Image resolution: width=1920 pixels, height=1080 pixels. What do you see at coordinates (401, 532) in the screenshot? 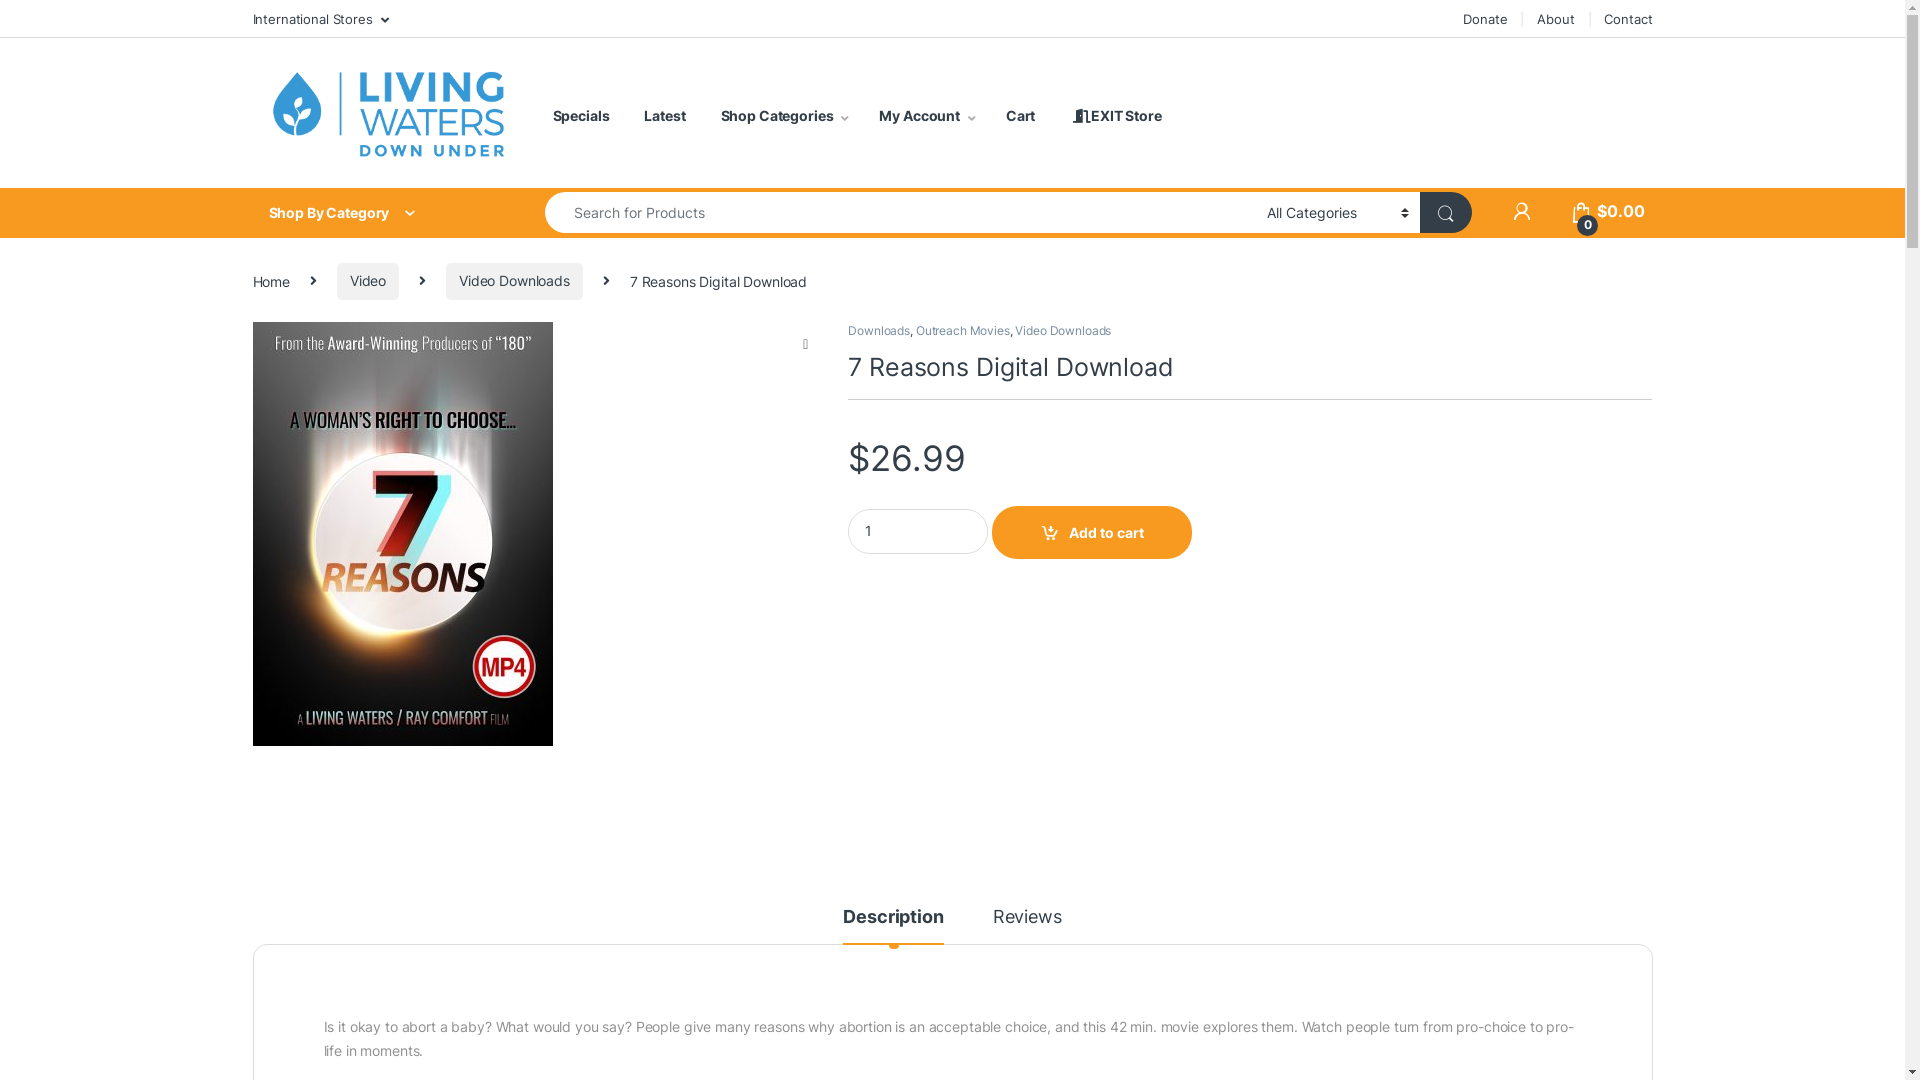
I see `'download-7-reasons-mi619'` at bounding box center [401, 532].